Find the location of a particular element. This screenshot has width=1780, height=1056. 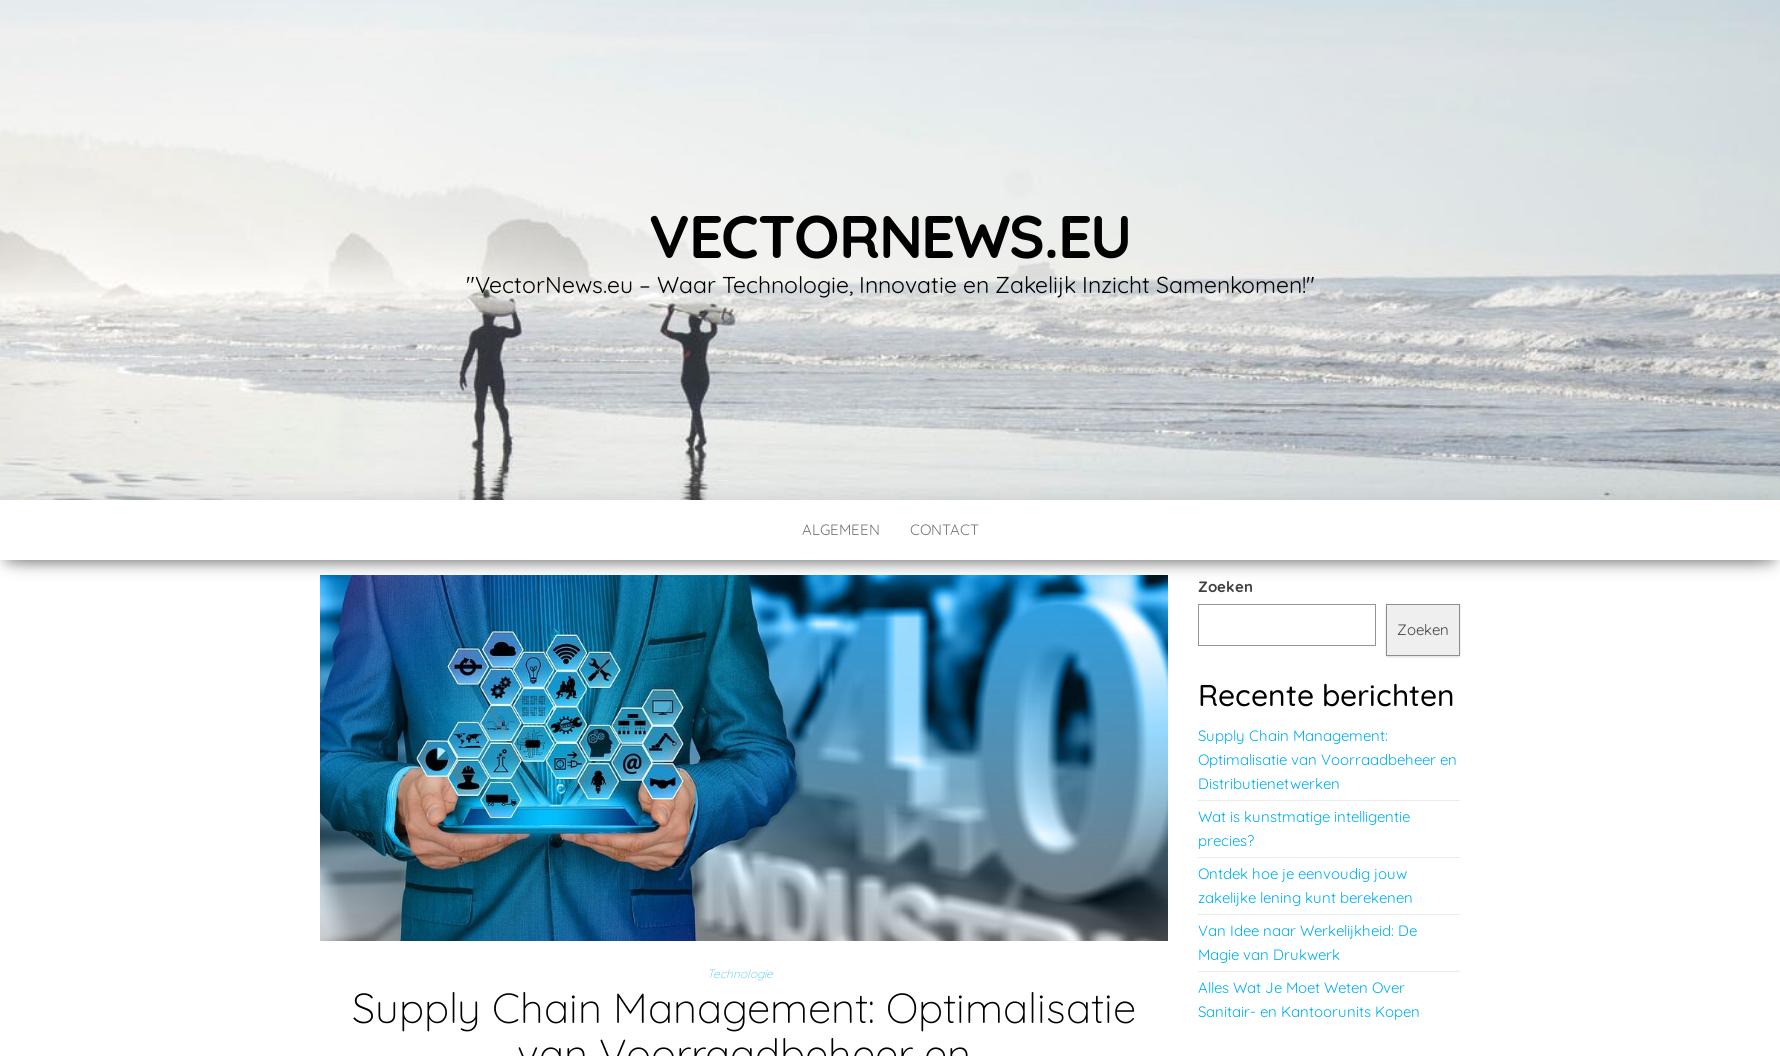

'Recente berichten' is located at coordinates (1197, 694).